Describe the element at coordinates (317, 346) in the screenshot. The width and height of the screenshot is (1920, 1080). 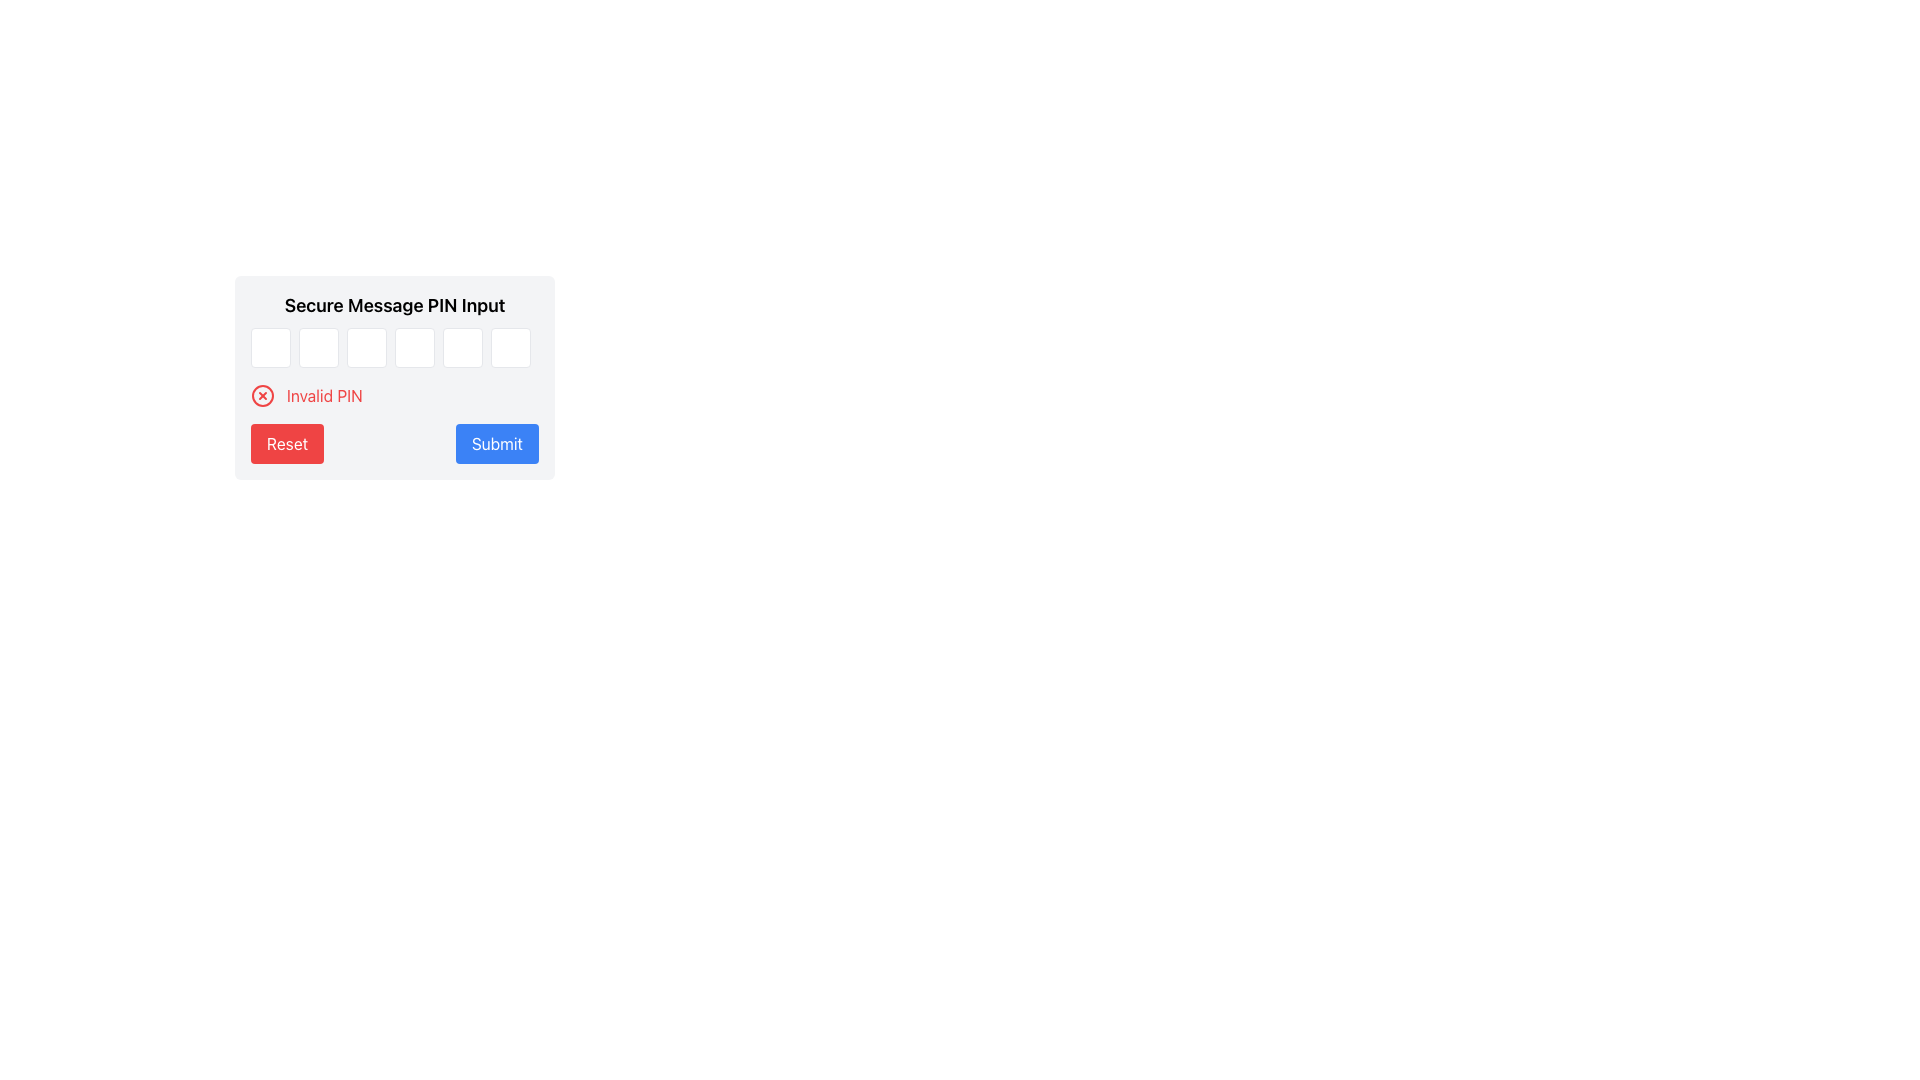
I see `inside the second input field for secure PIN entry to focus on it` at that location.